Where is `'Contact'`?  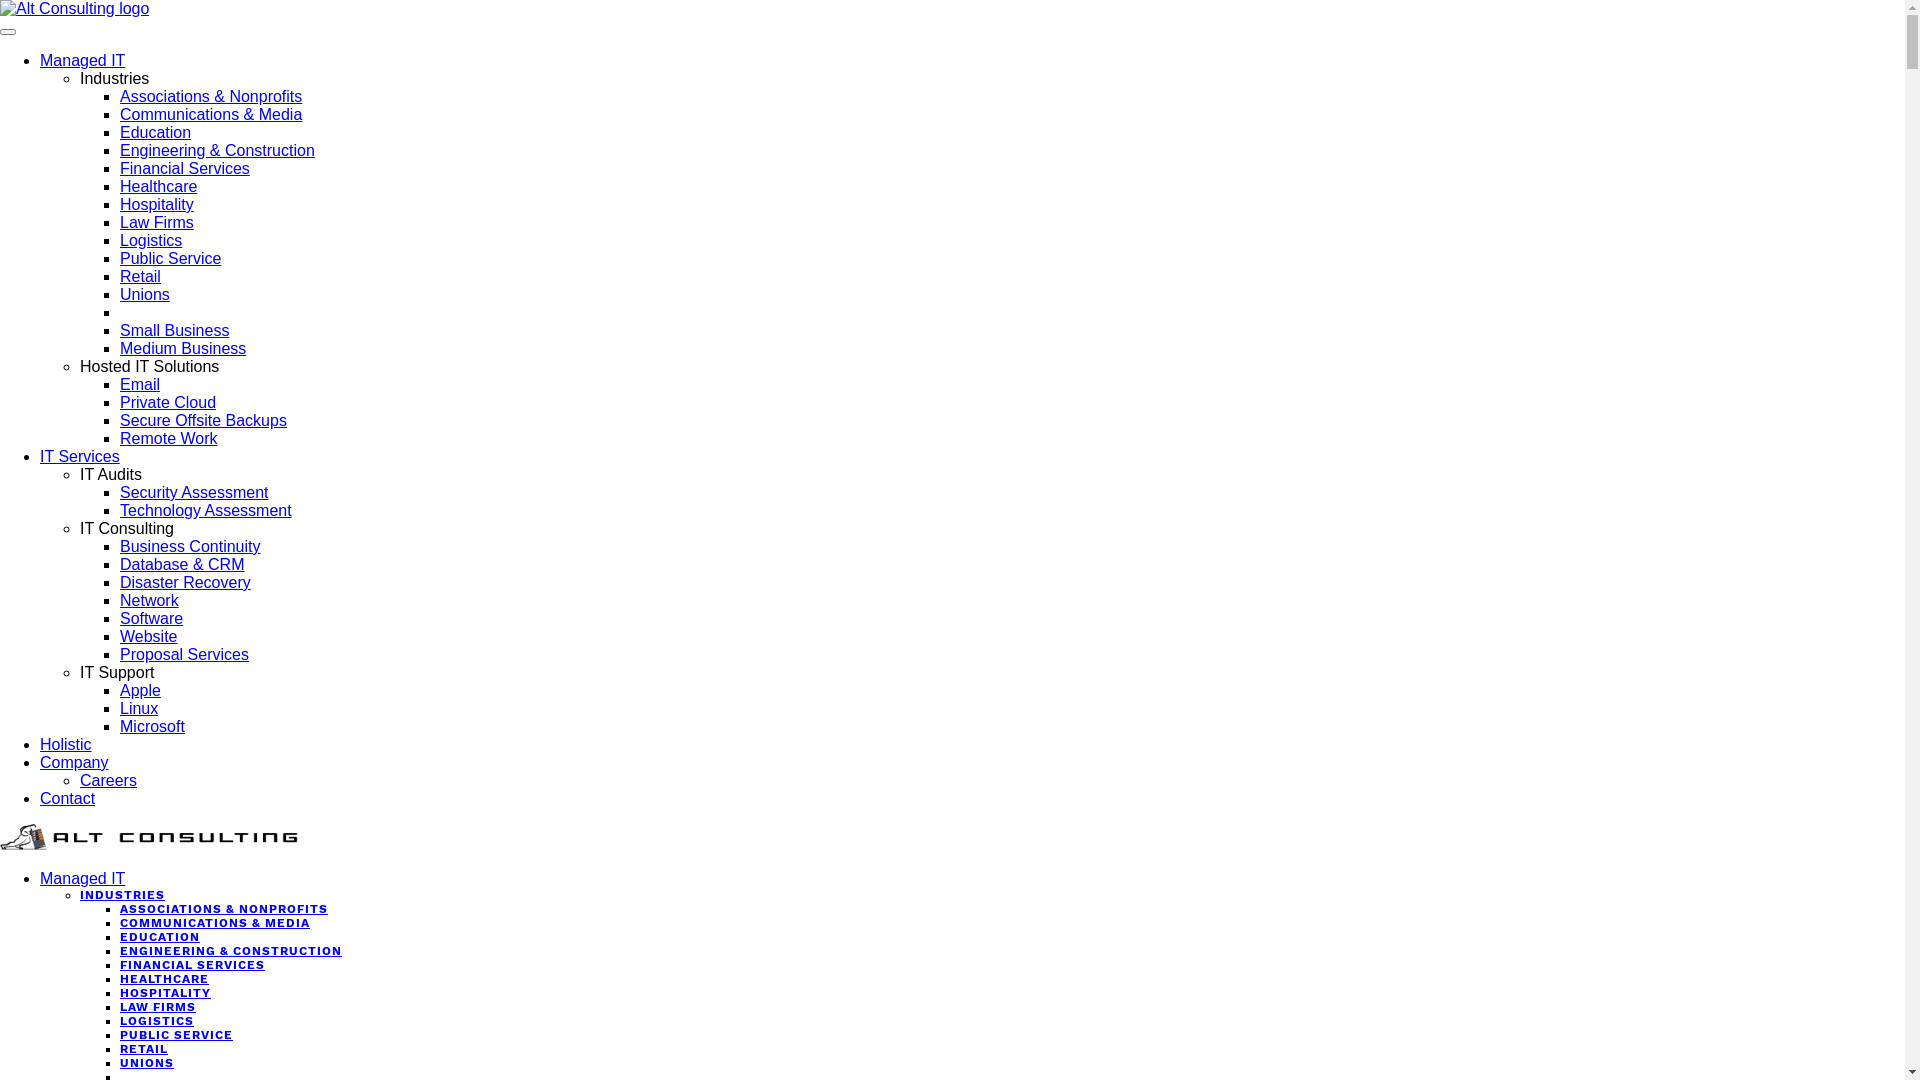 'Contact' is located at coordinates (39, 797).